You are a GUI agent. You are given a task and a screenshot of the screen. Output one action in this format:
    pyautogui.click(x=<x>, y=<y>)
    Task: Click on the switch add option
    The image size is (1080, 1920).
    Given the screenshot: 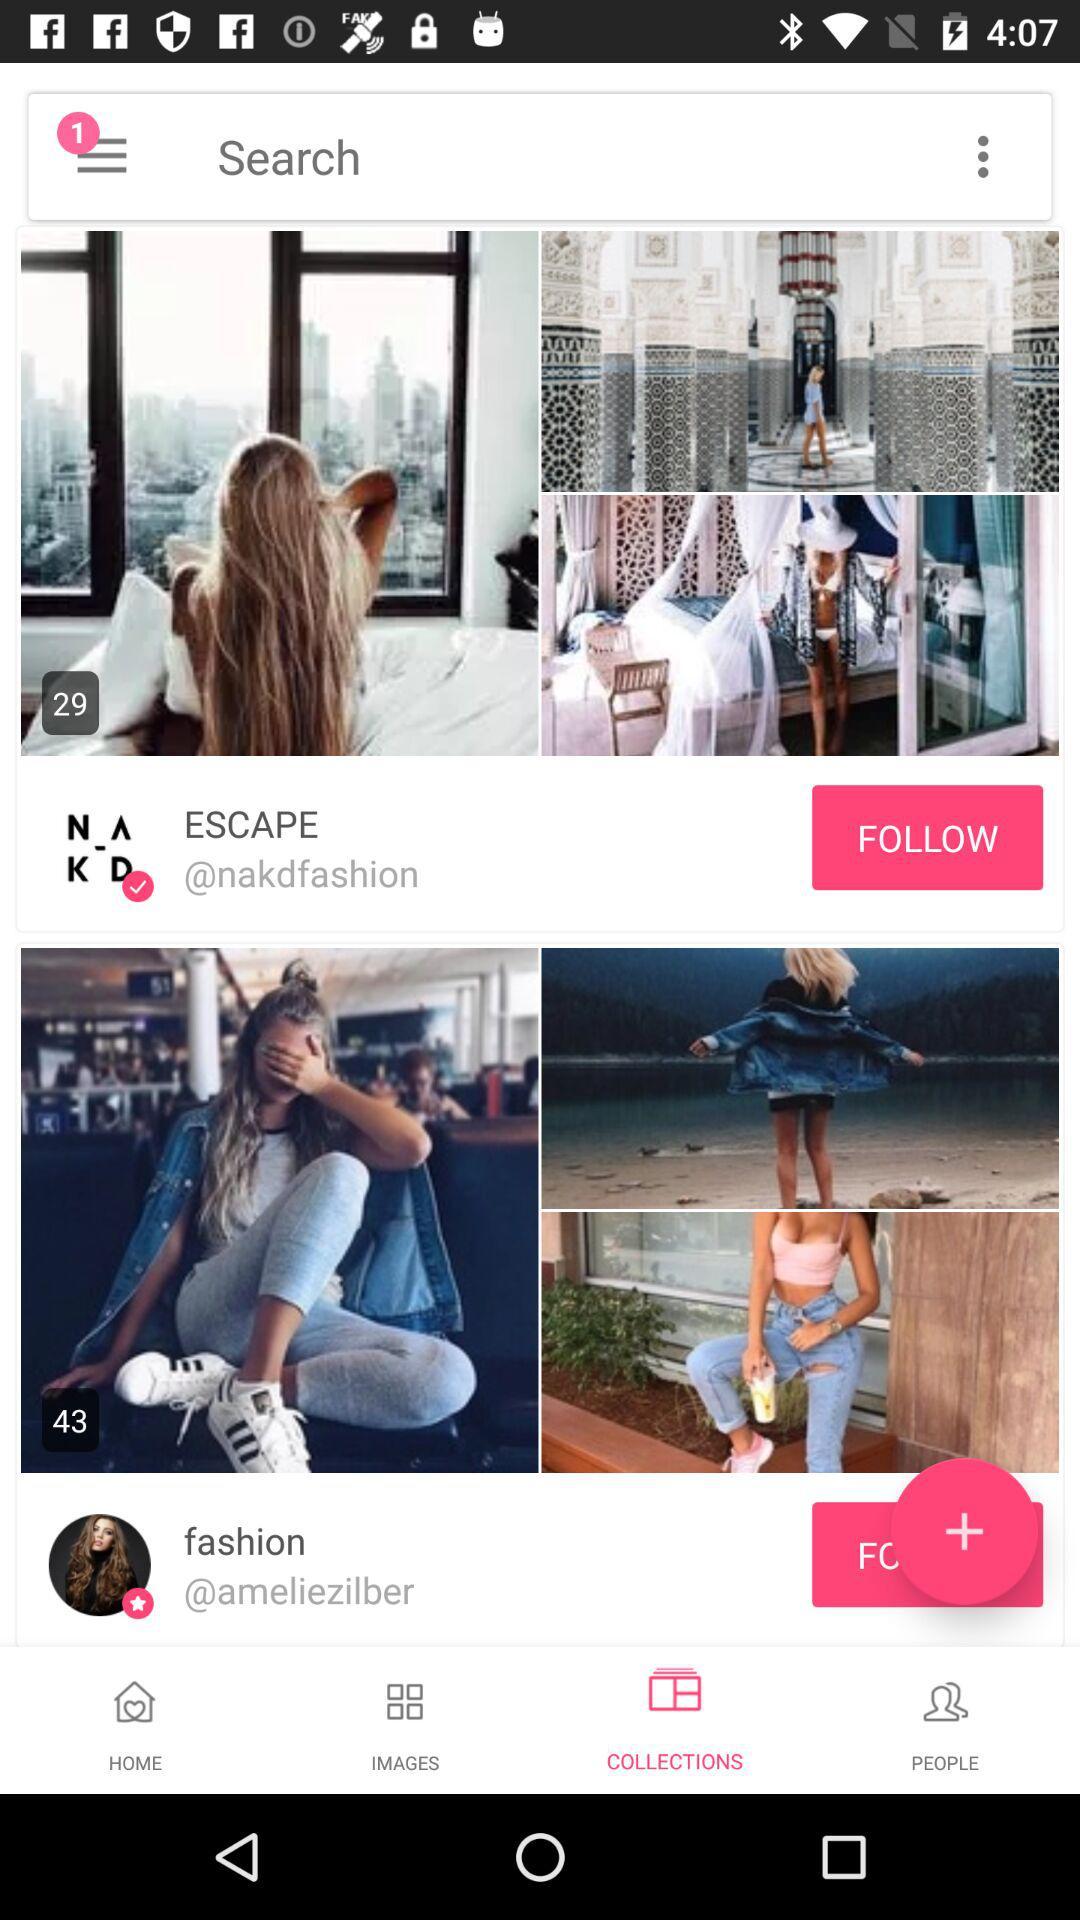 What is the action you would take?
    pyautogui.click(x=963, y=1530)
    